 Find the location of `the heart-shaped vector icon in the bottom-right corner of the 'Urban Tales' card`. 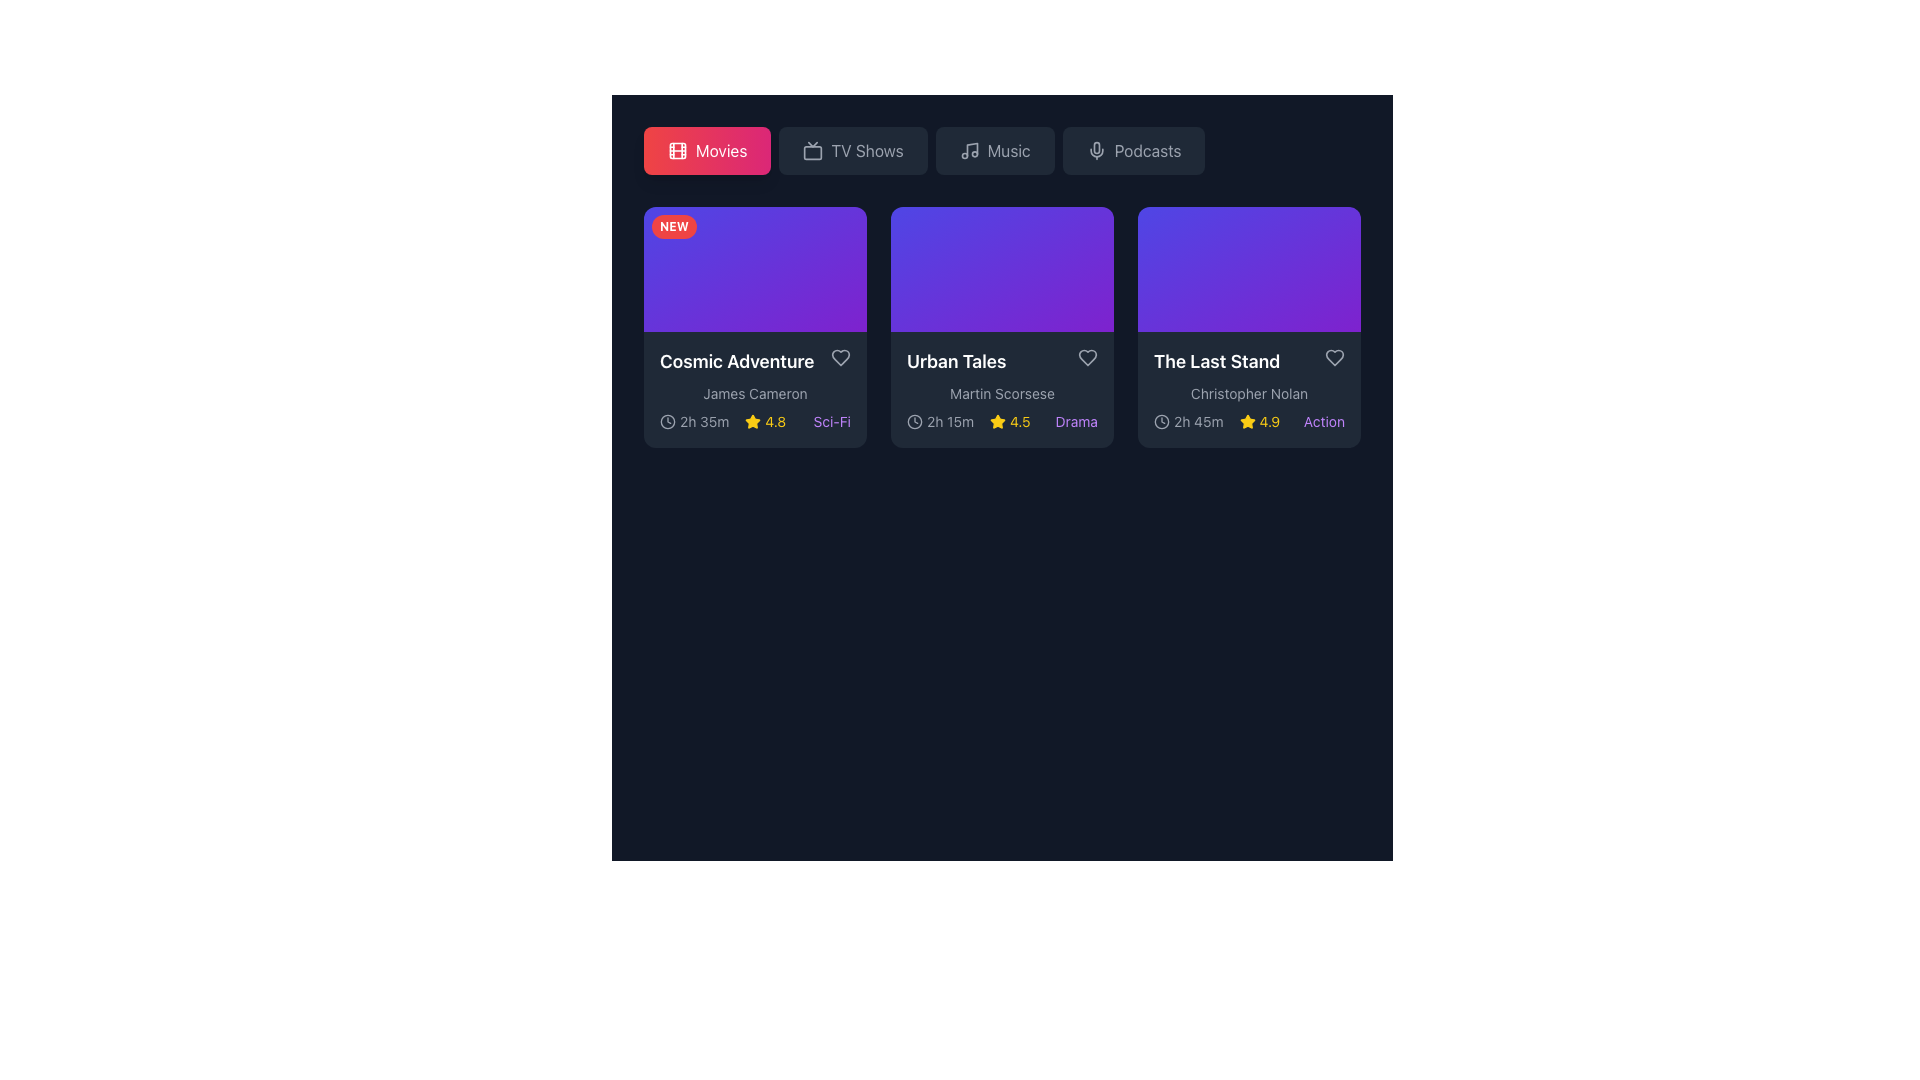

the heart-shaped vector icon in the bottom-right corner of the 'Urban Tales' card is located at coordinates (1087, 357).